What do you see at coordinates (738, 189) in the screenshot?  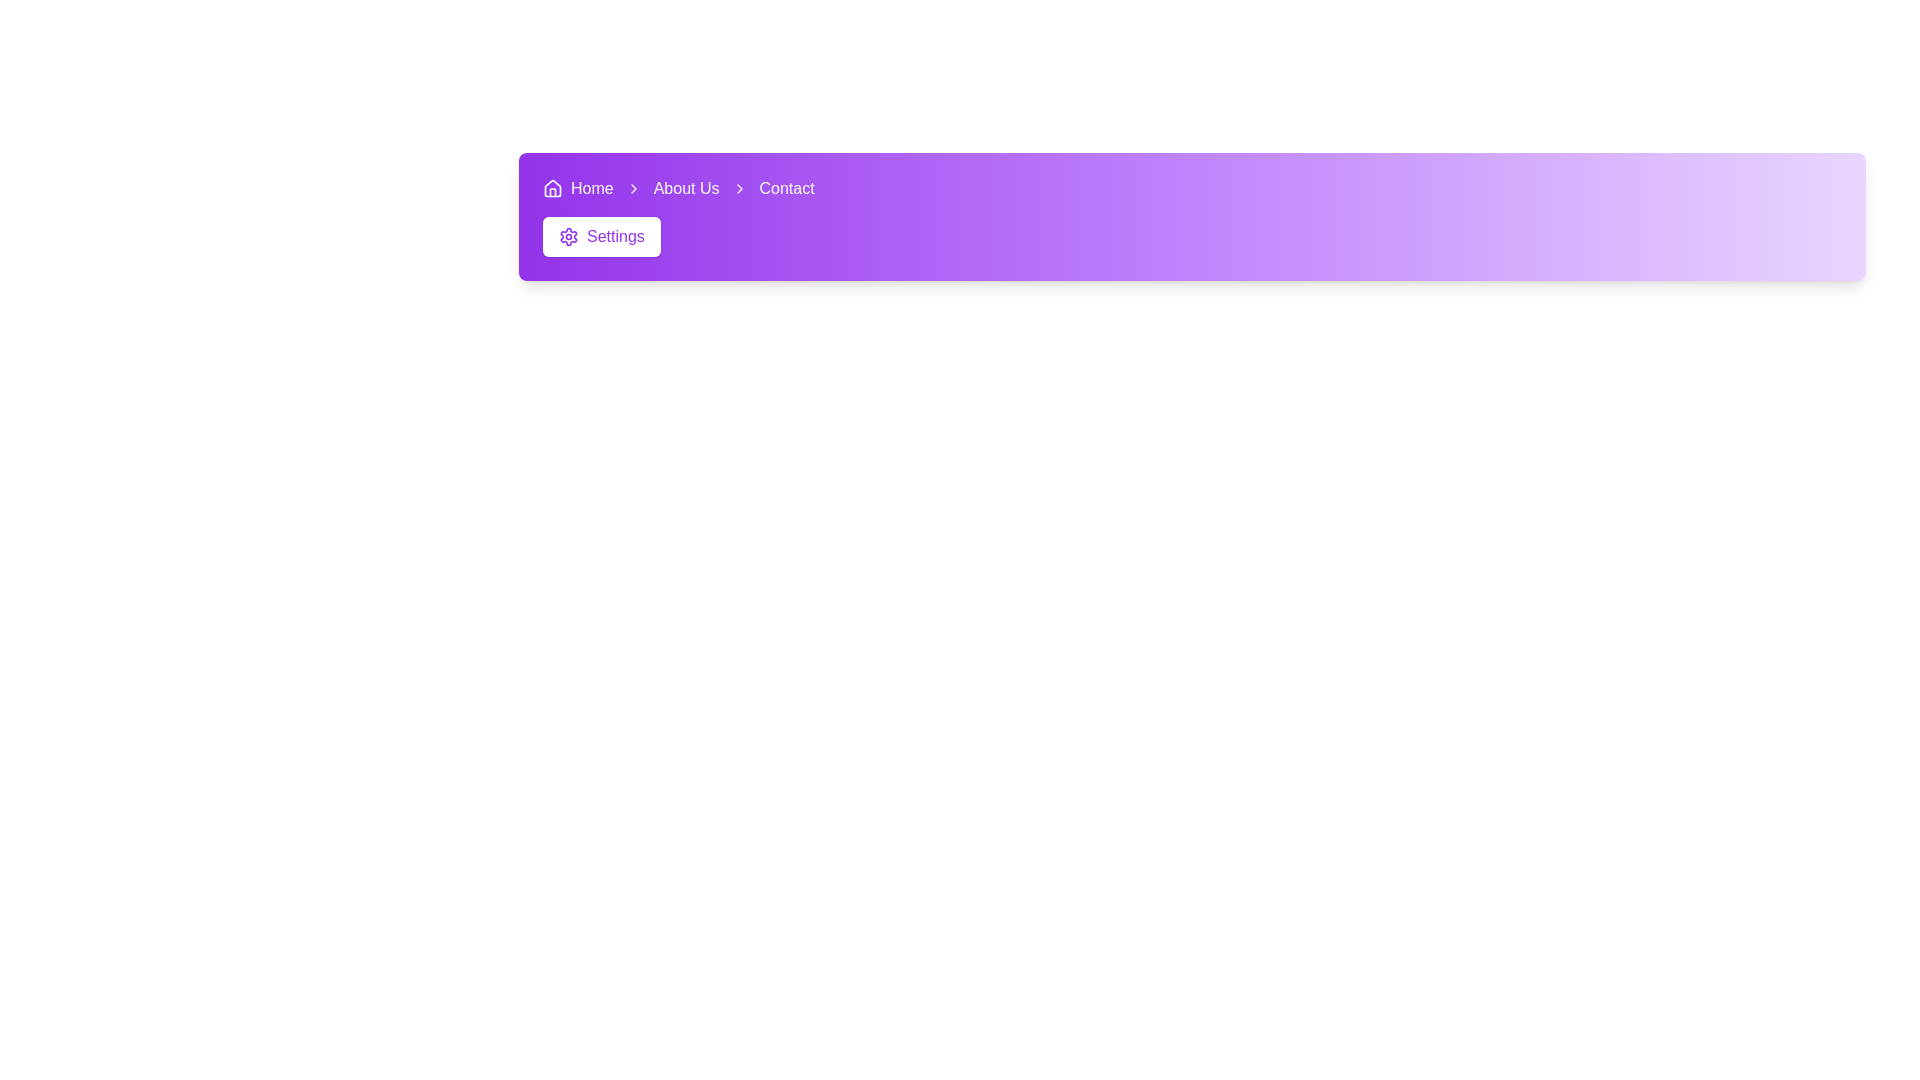 I see `the breadcrumb icon that separates 'About Us' and 'Contact' links in the navigation bar` at bounding box center [738, 189].